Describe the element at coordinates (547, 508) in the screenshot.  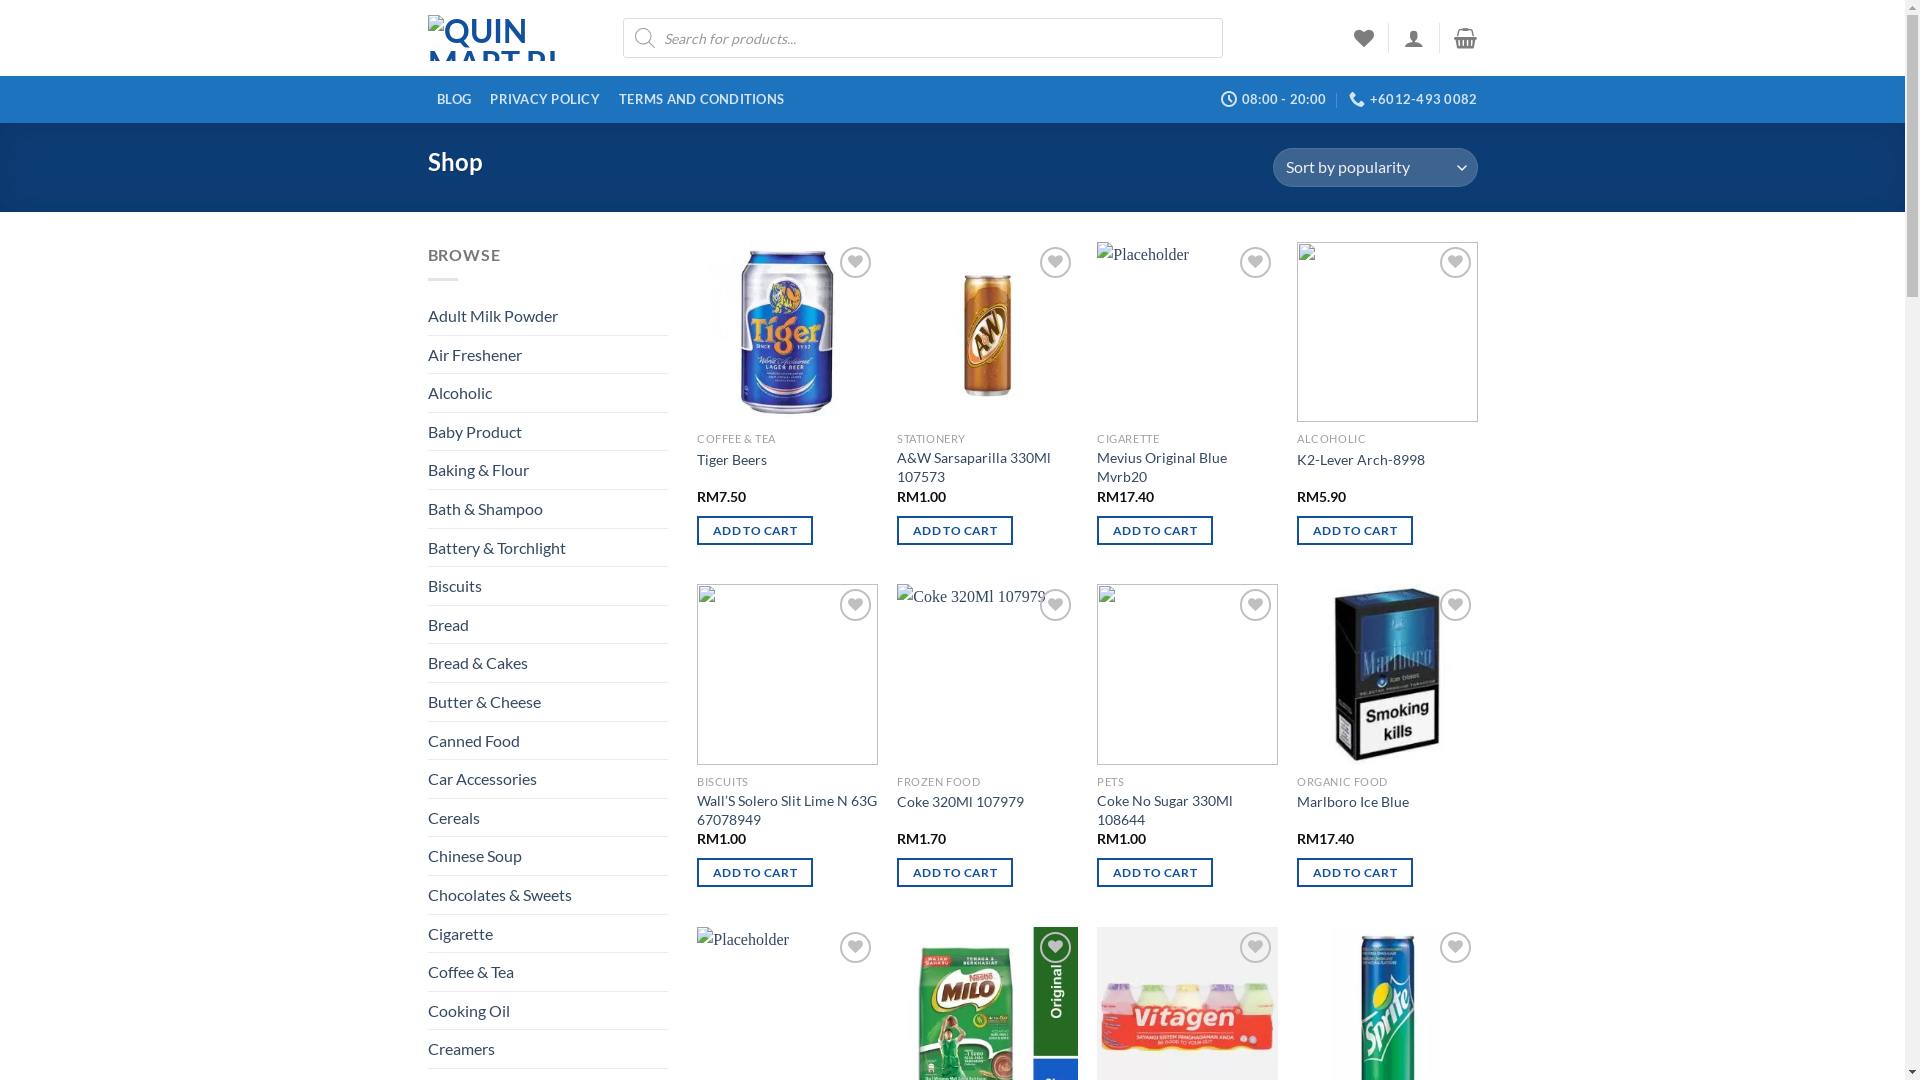
I see `'Bath & Shampoo'` at that location.